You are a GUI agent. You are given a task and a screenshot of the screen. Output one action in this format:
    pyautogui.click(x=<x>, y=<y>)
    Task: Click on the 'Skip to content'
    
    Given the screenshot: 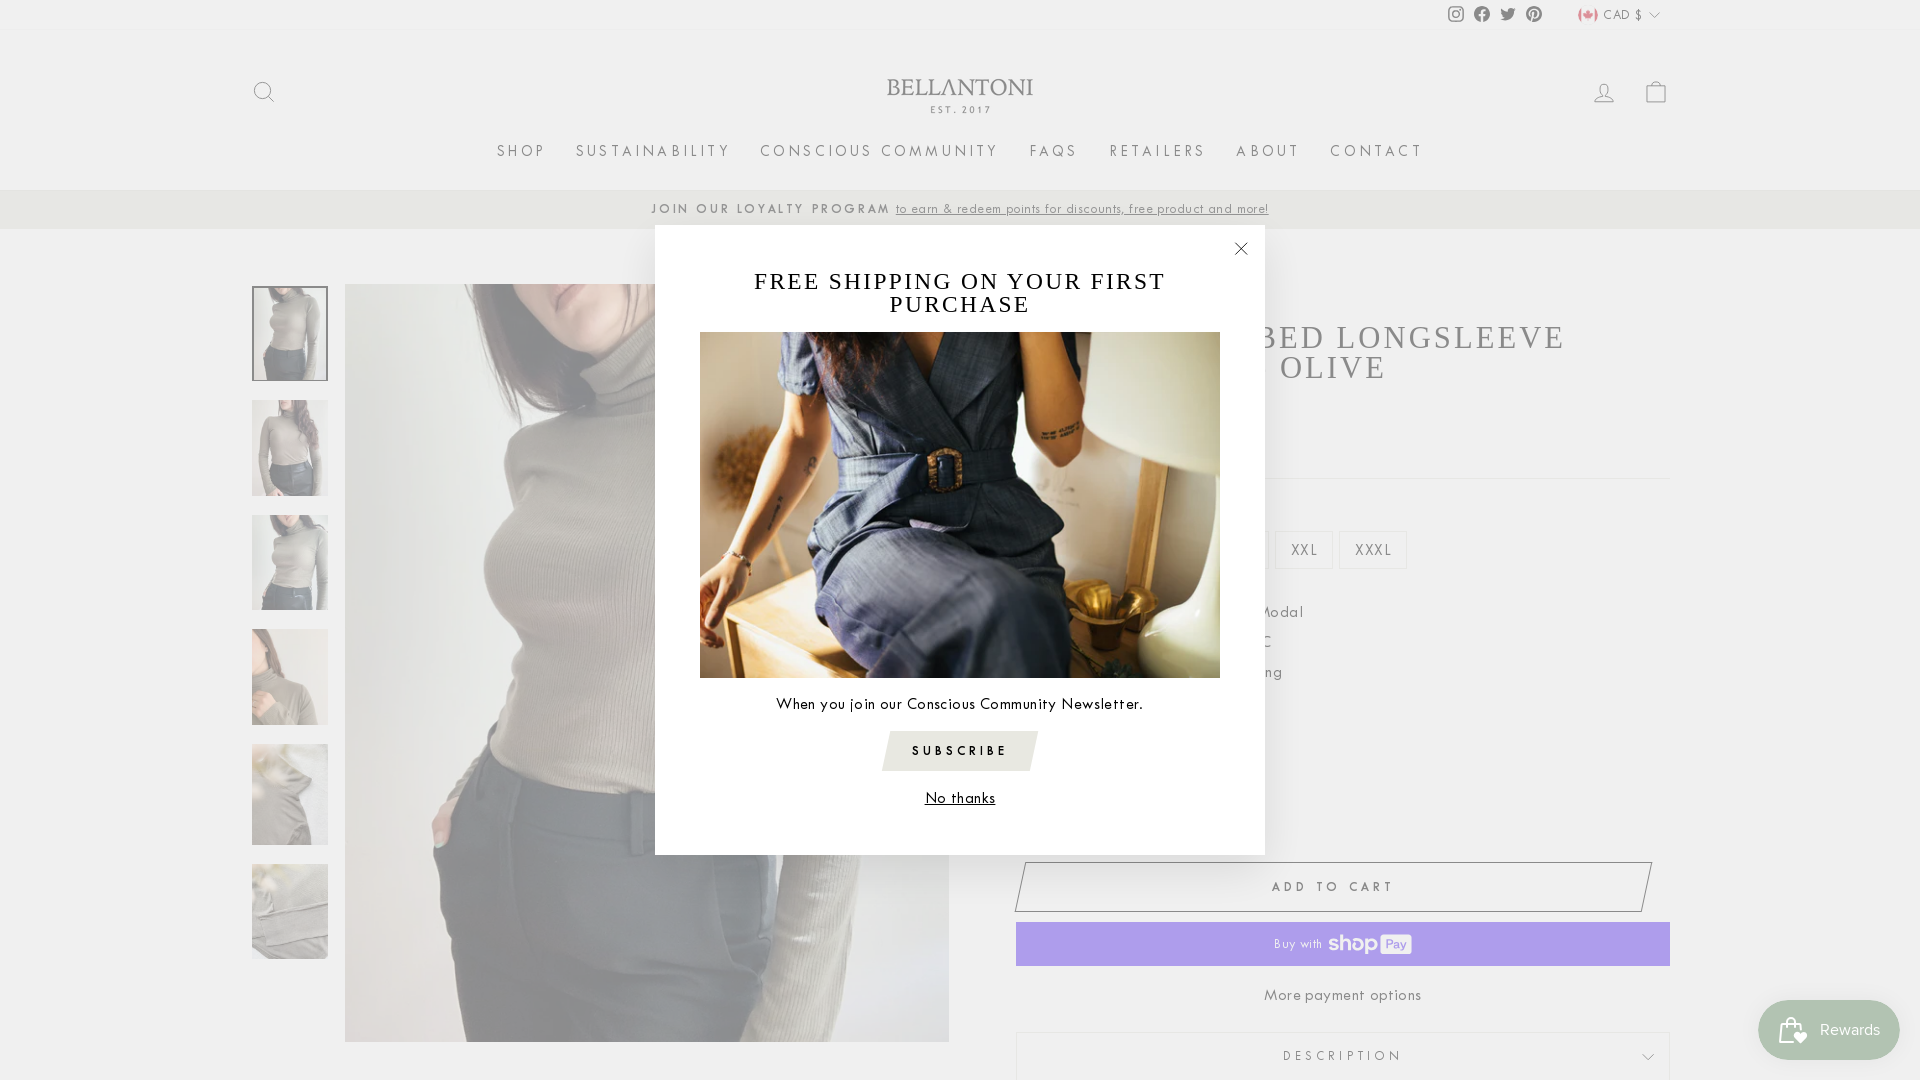 What is the action you would take?
    pyautogui.click(x=0, y=0)
    